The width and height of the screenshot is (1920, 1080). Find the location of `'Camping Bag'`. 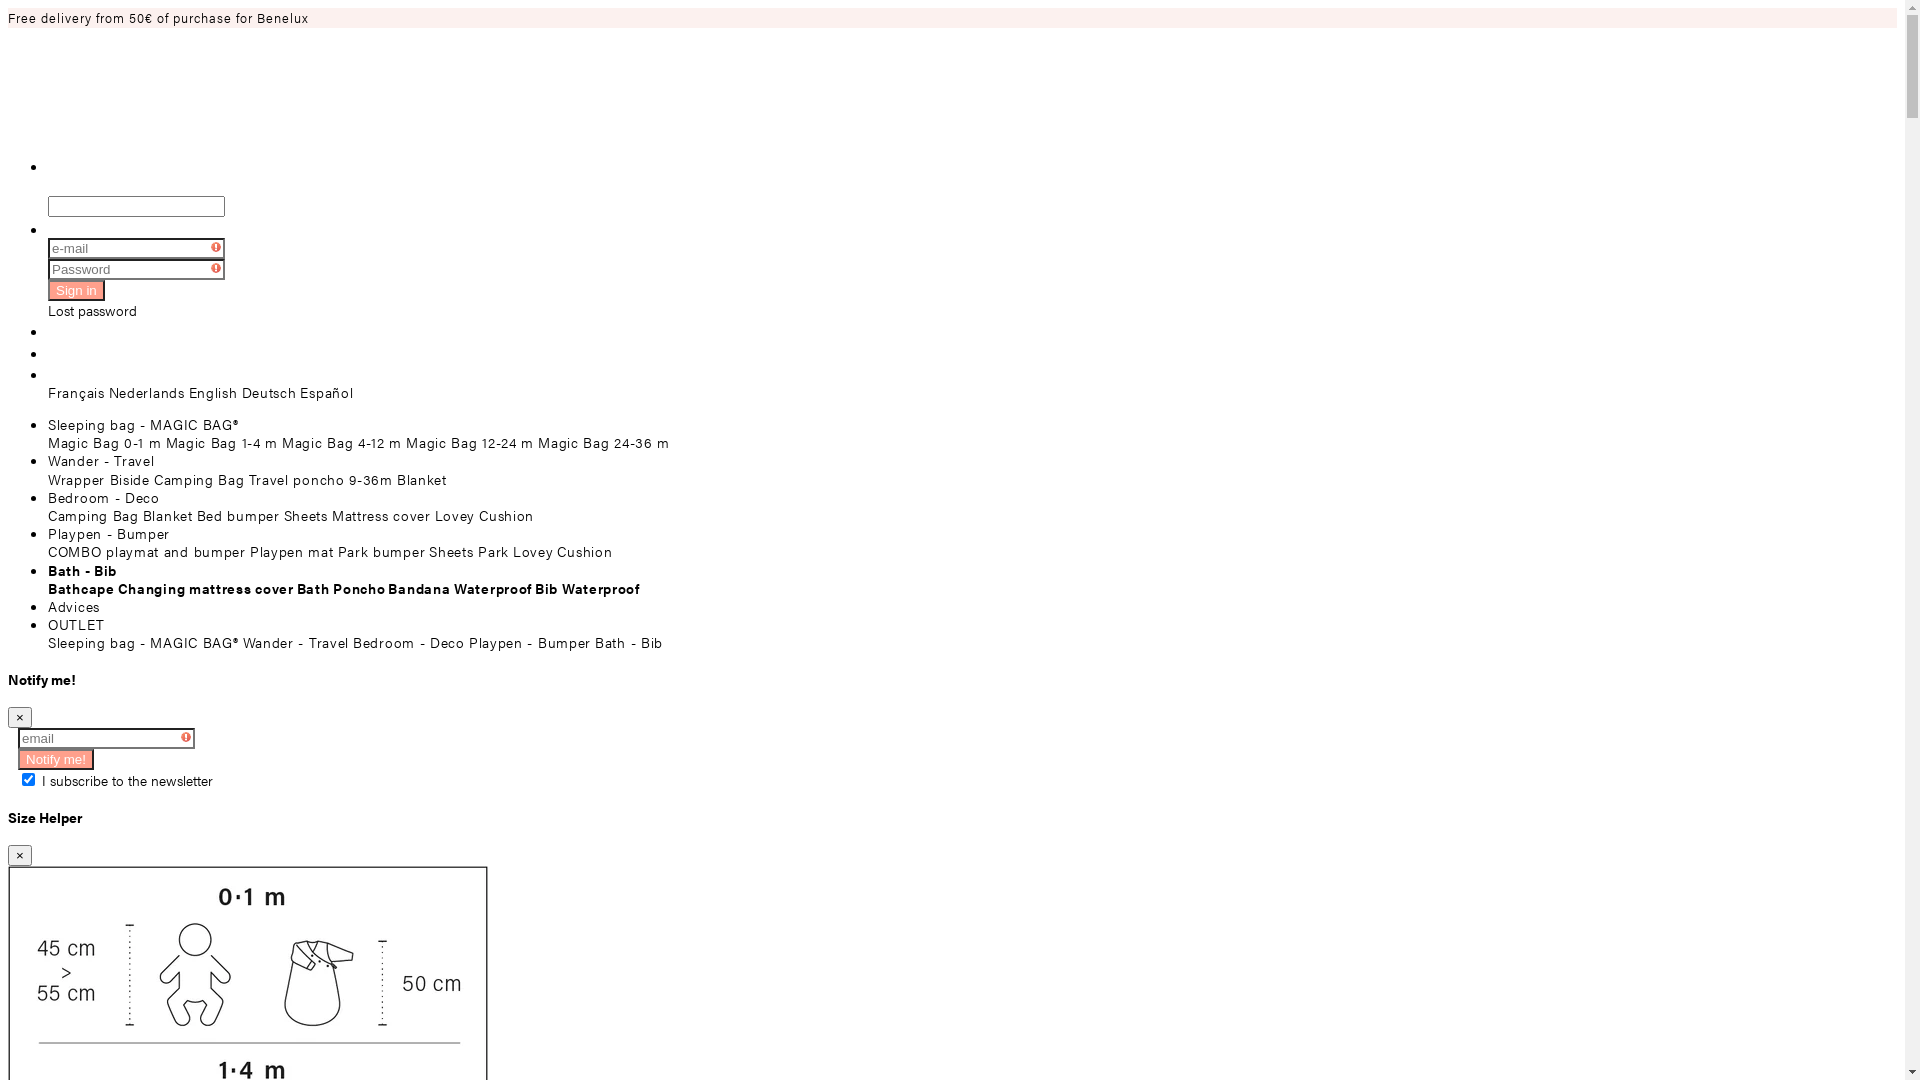

'Camping Bag' is located at coordinates (92, 514).